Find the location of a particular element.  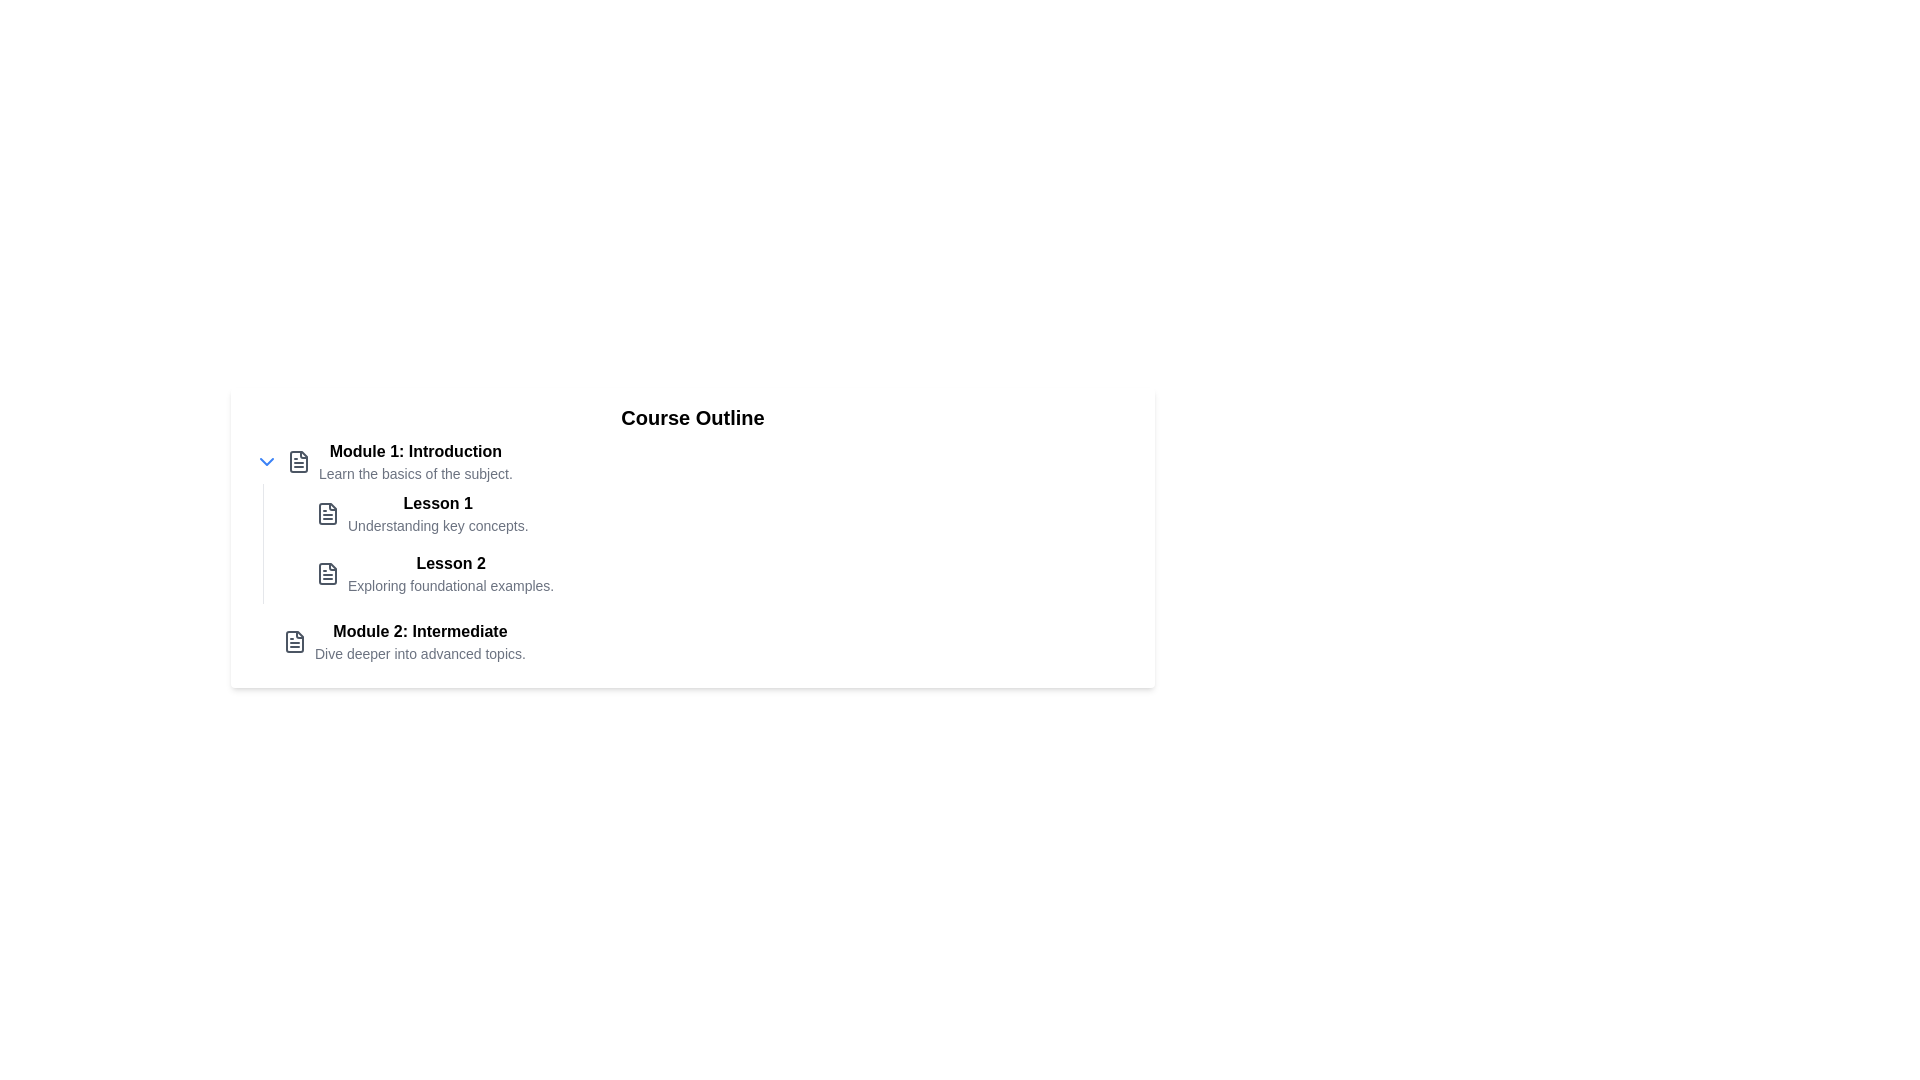

the document-like icon indicating 'Lesson 2', located to the left of the text 'Lesson 2 Exploring foundational examples' is located at coordinates (327, 574).